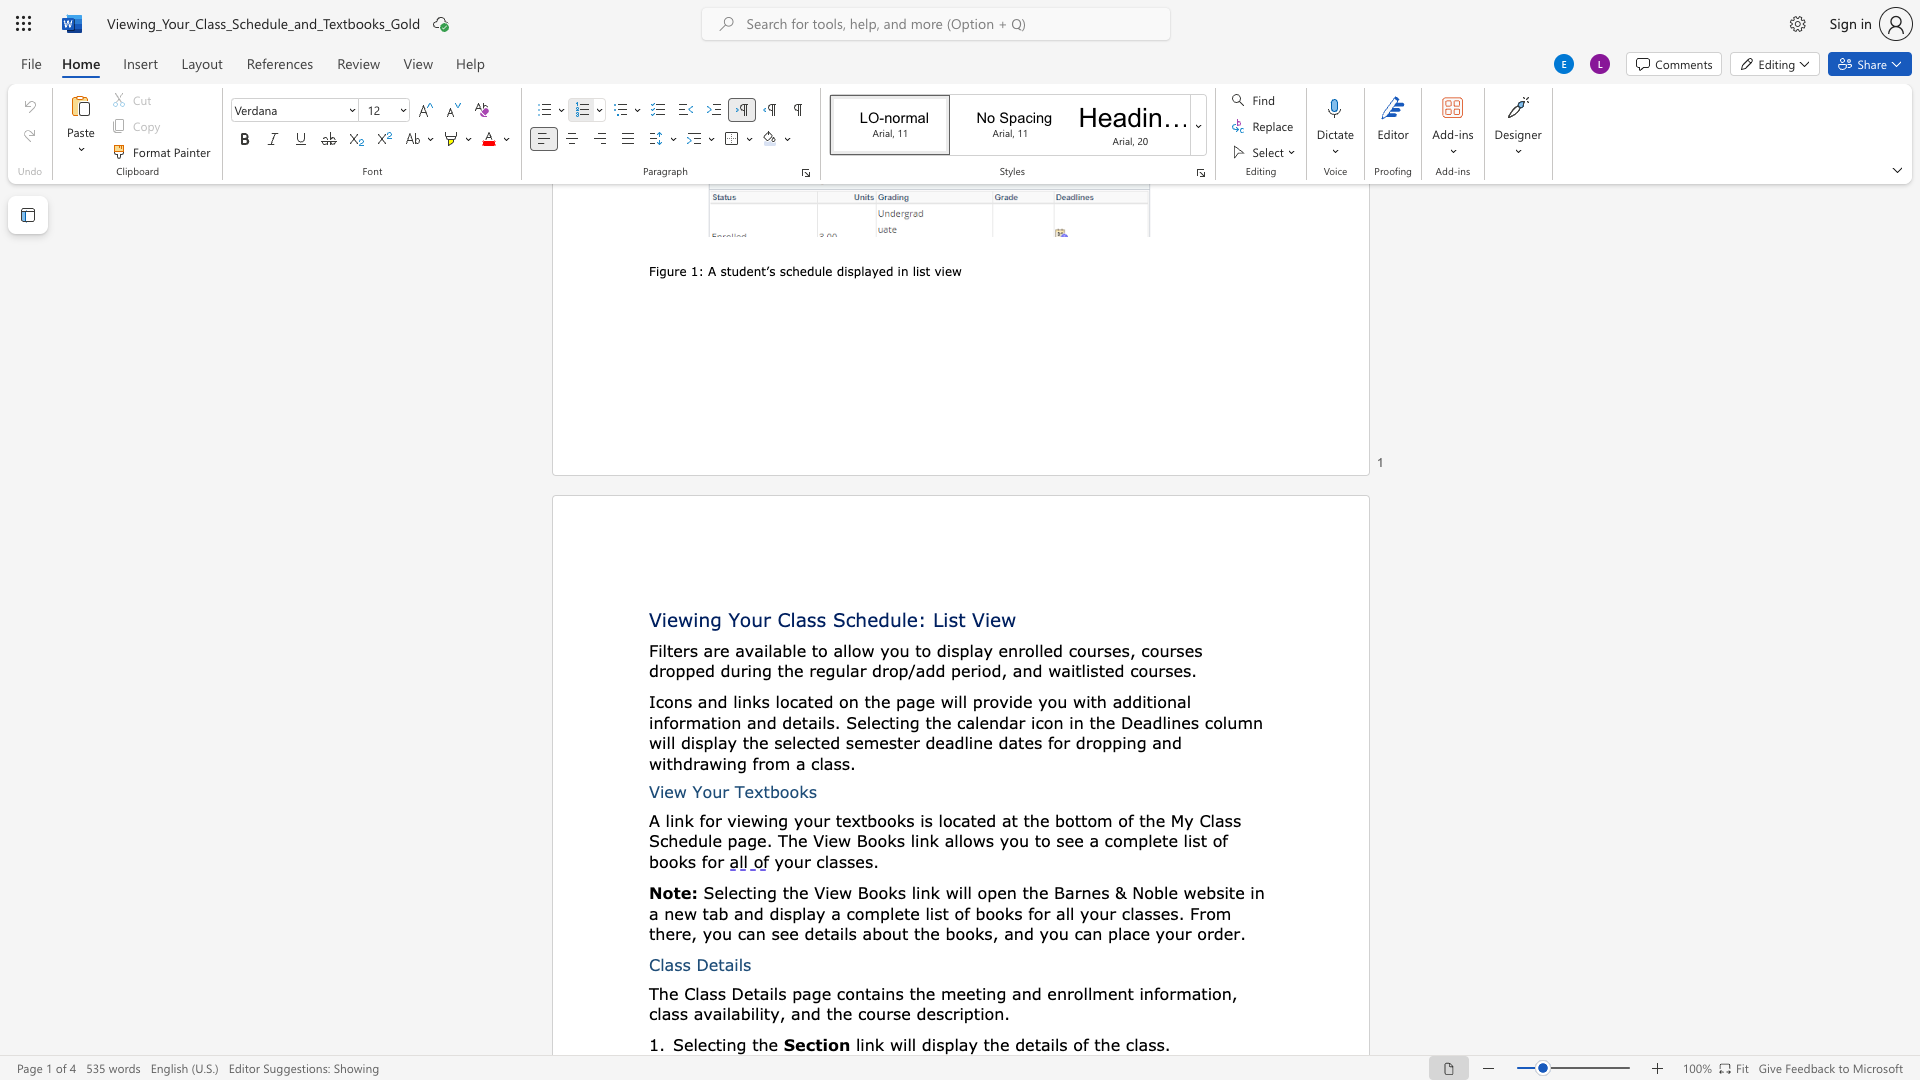 The width and height of the screenshot is (1920, 1080). What do you see at coordinates (821, 618) in the screenshot?
I see `the 2th character "s" in the text` at bounding box center [821, 618].